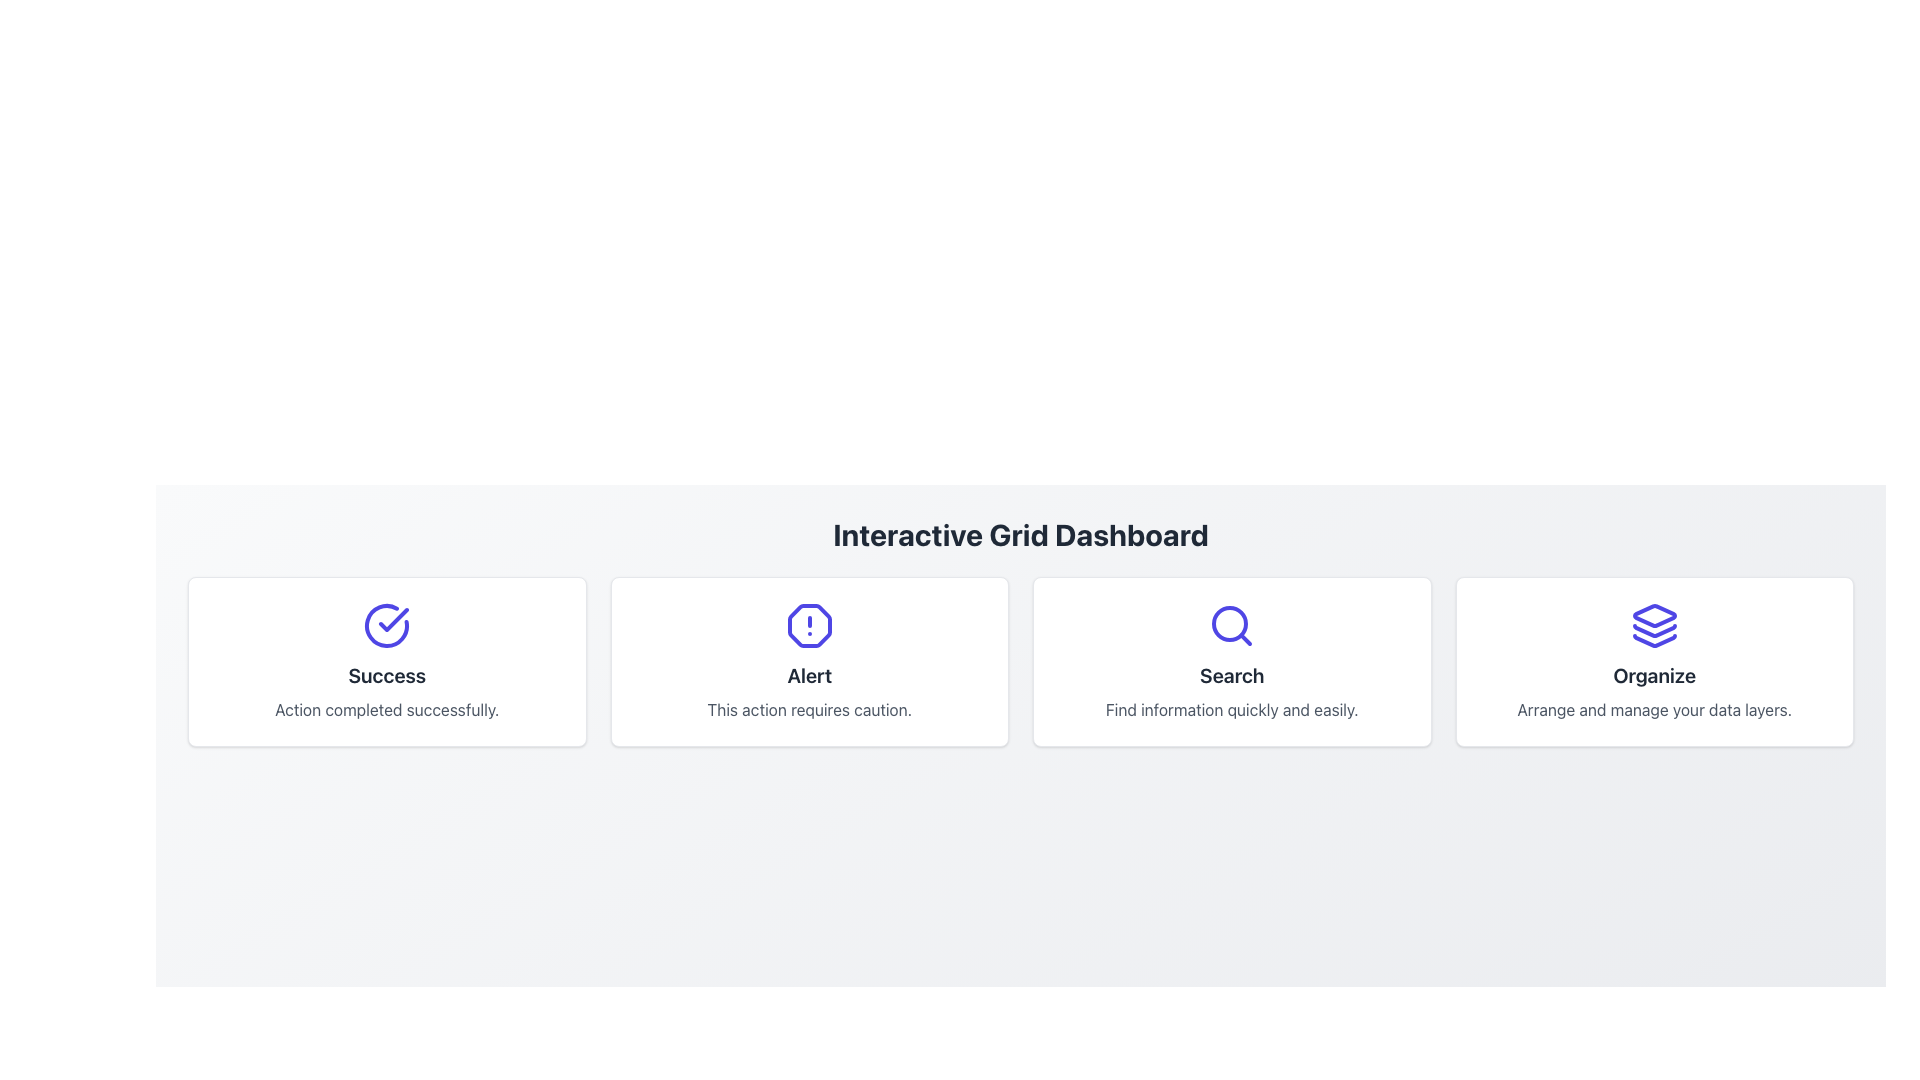  I want to click on the circular indigo outlined icon with a checkmark inside, positioned above the text 'Success' in the layout, if it is interactive, so click(387, 624).